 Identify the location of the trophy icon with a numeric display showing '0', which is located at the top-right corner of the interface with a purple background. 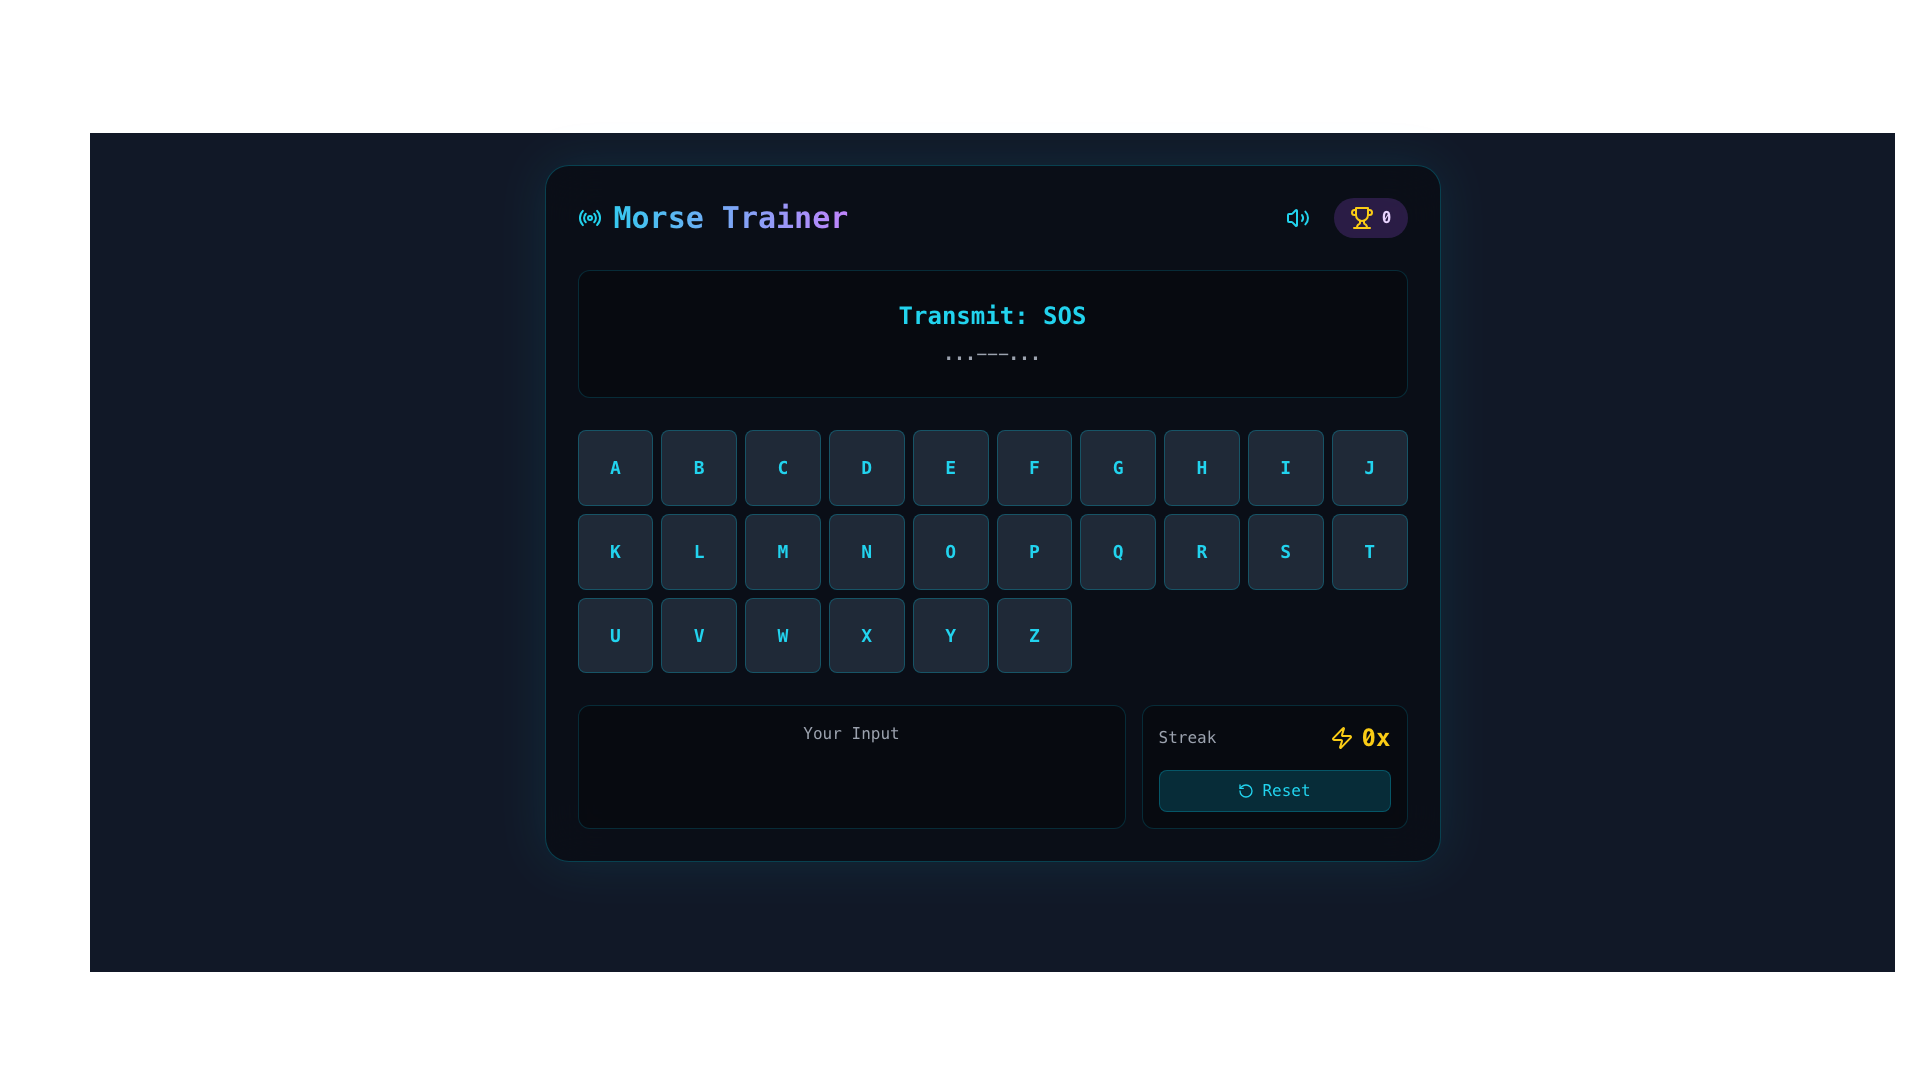
(1369, 218).